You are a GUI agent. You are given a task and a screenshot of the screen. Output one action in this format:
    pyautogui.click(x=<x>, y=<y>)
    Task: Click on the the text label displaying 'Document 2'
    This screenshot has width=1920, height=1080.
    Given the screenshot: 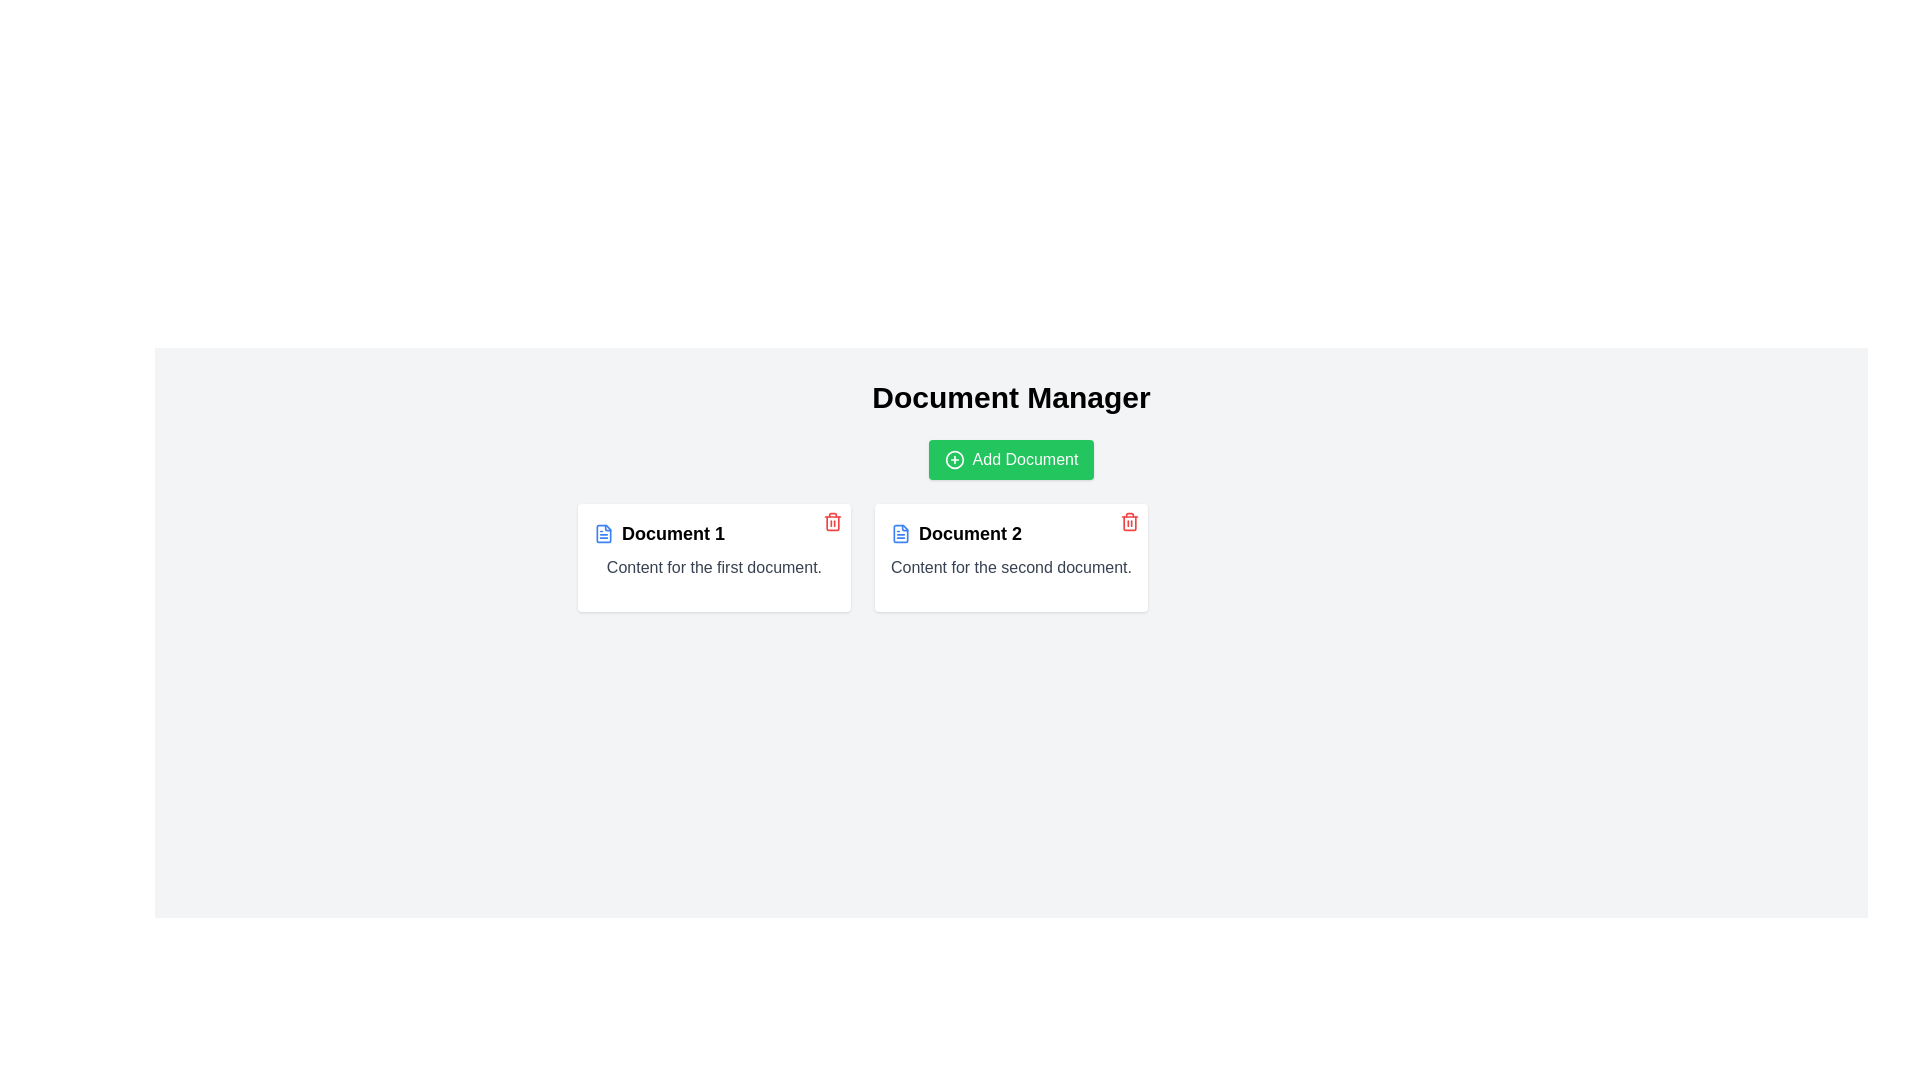 What is the action you would take?
    pyautogui.click(x=970, y=532)
    